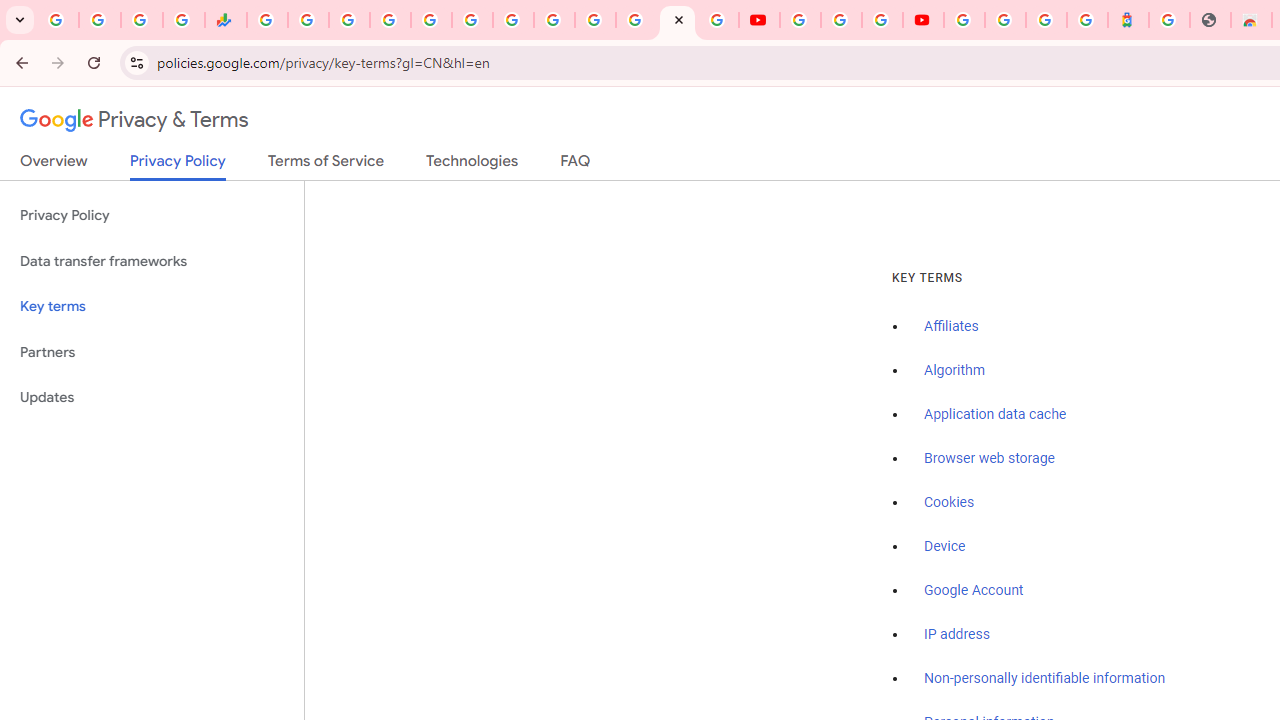 The height and width of the screenshot is (720, 1280). I want to click on 'Google Account Help', so click(840, 20).